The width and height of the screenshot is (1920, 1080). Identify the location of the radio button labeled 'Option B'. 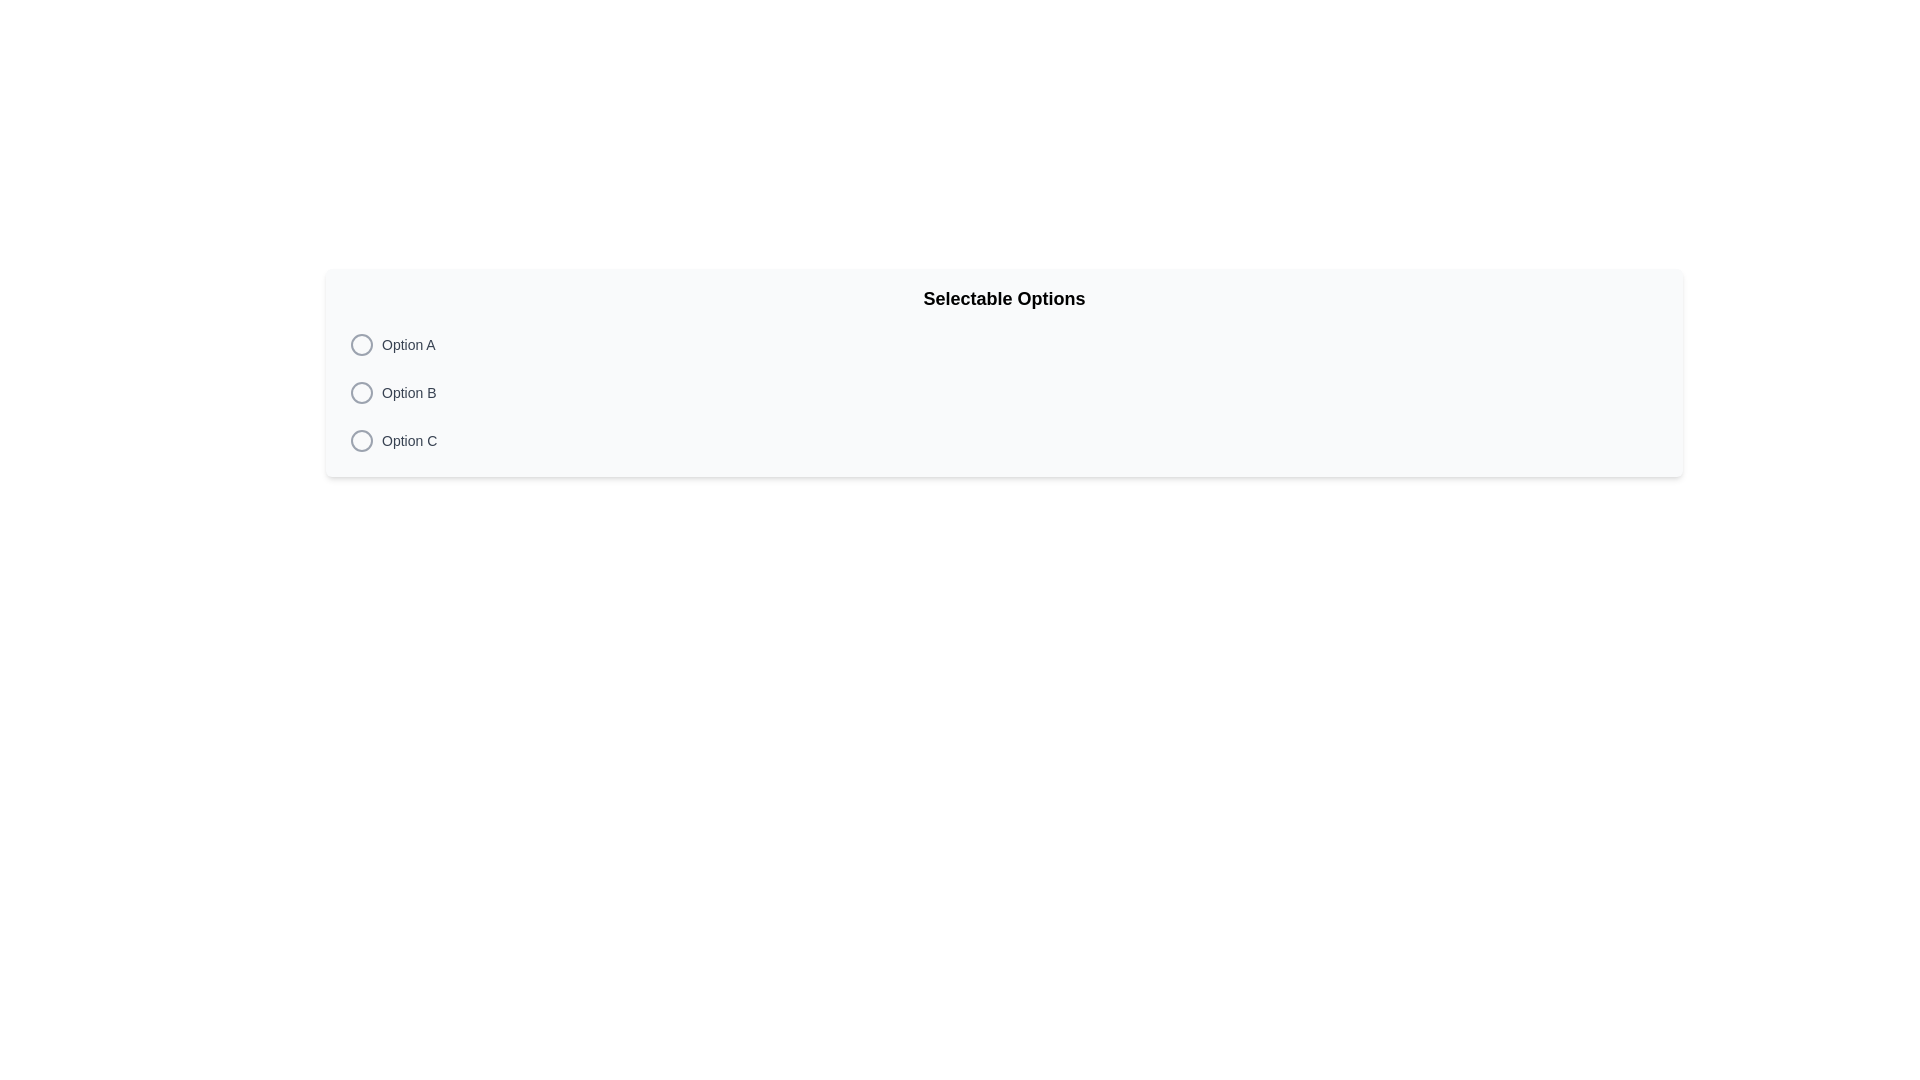
(361, 393).